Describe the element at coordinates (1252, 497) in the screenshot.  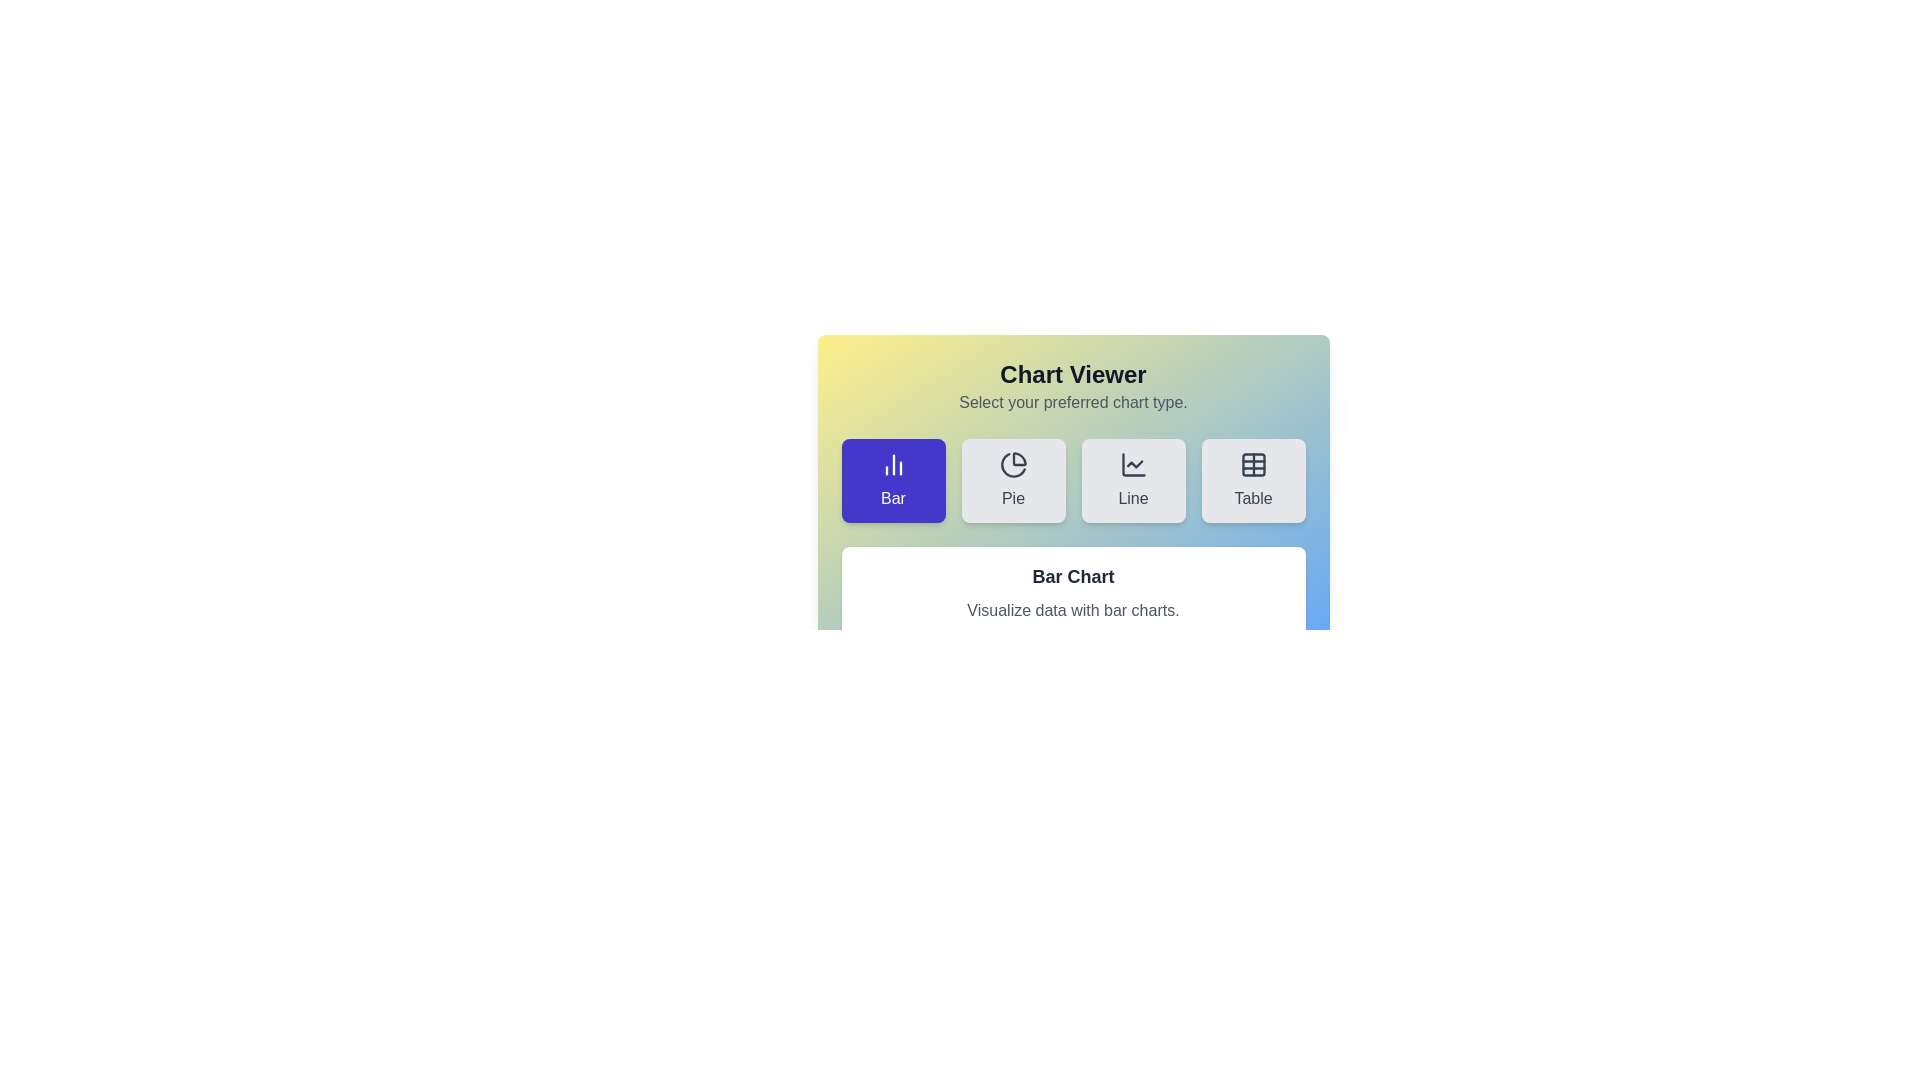
I see `the text label displaying the word 'Table' located in the top-right section of a horizontal row of buttons in the chart selection panel` at that location.